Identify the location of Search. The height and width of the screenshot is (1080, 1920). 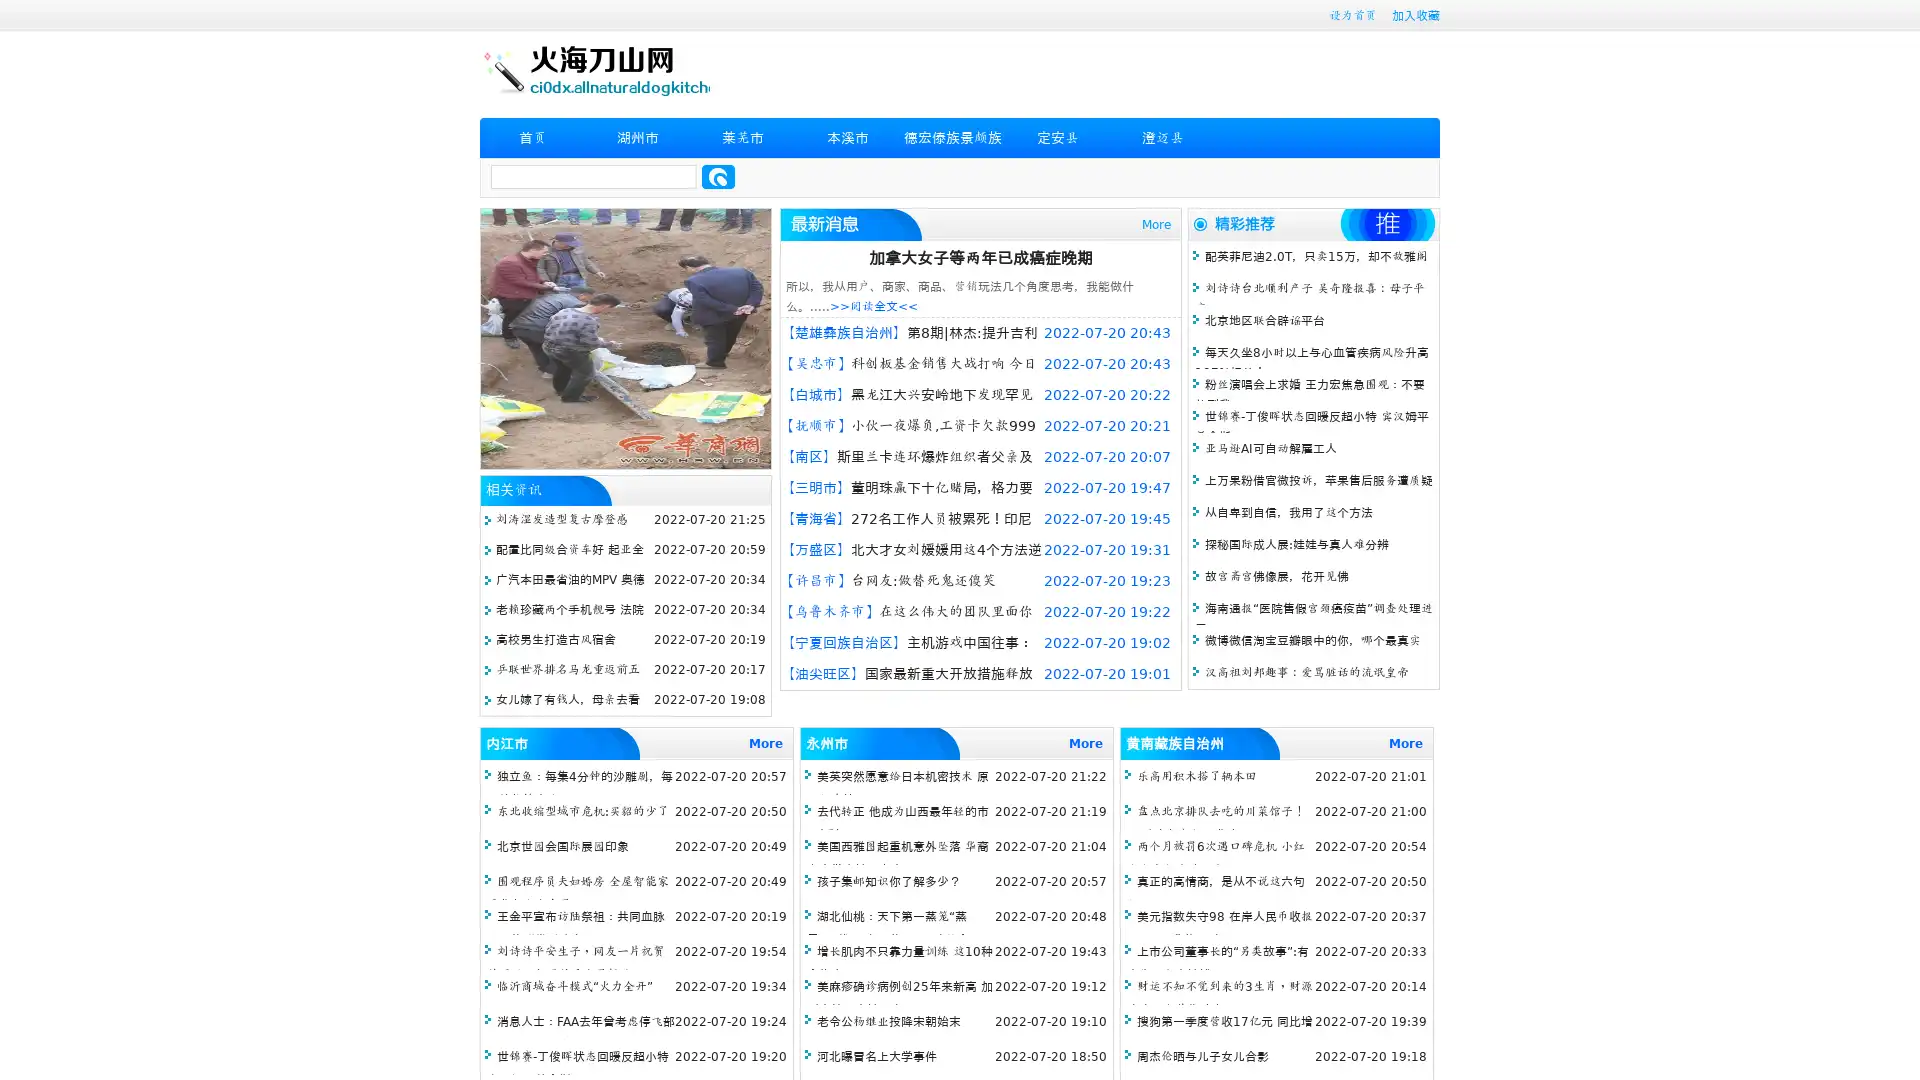
(718, 176).